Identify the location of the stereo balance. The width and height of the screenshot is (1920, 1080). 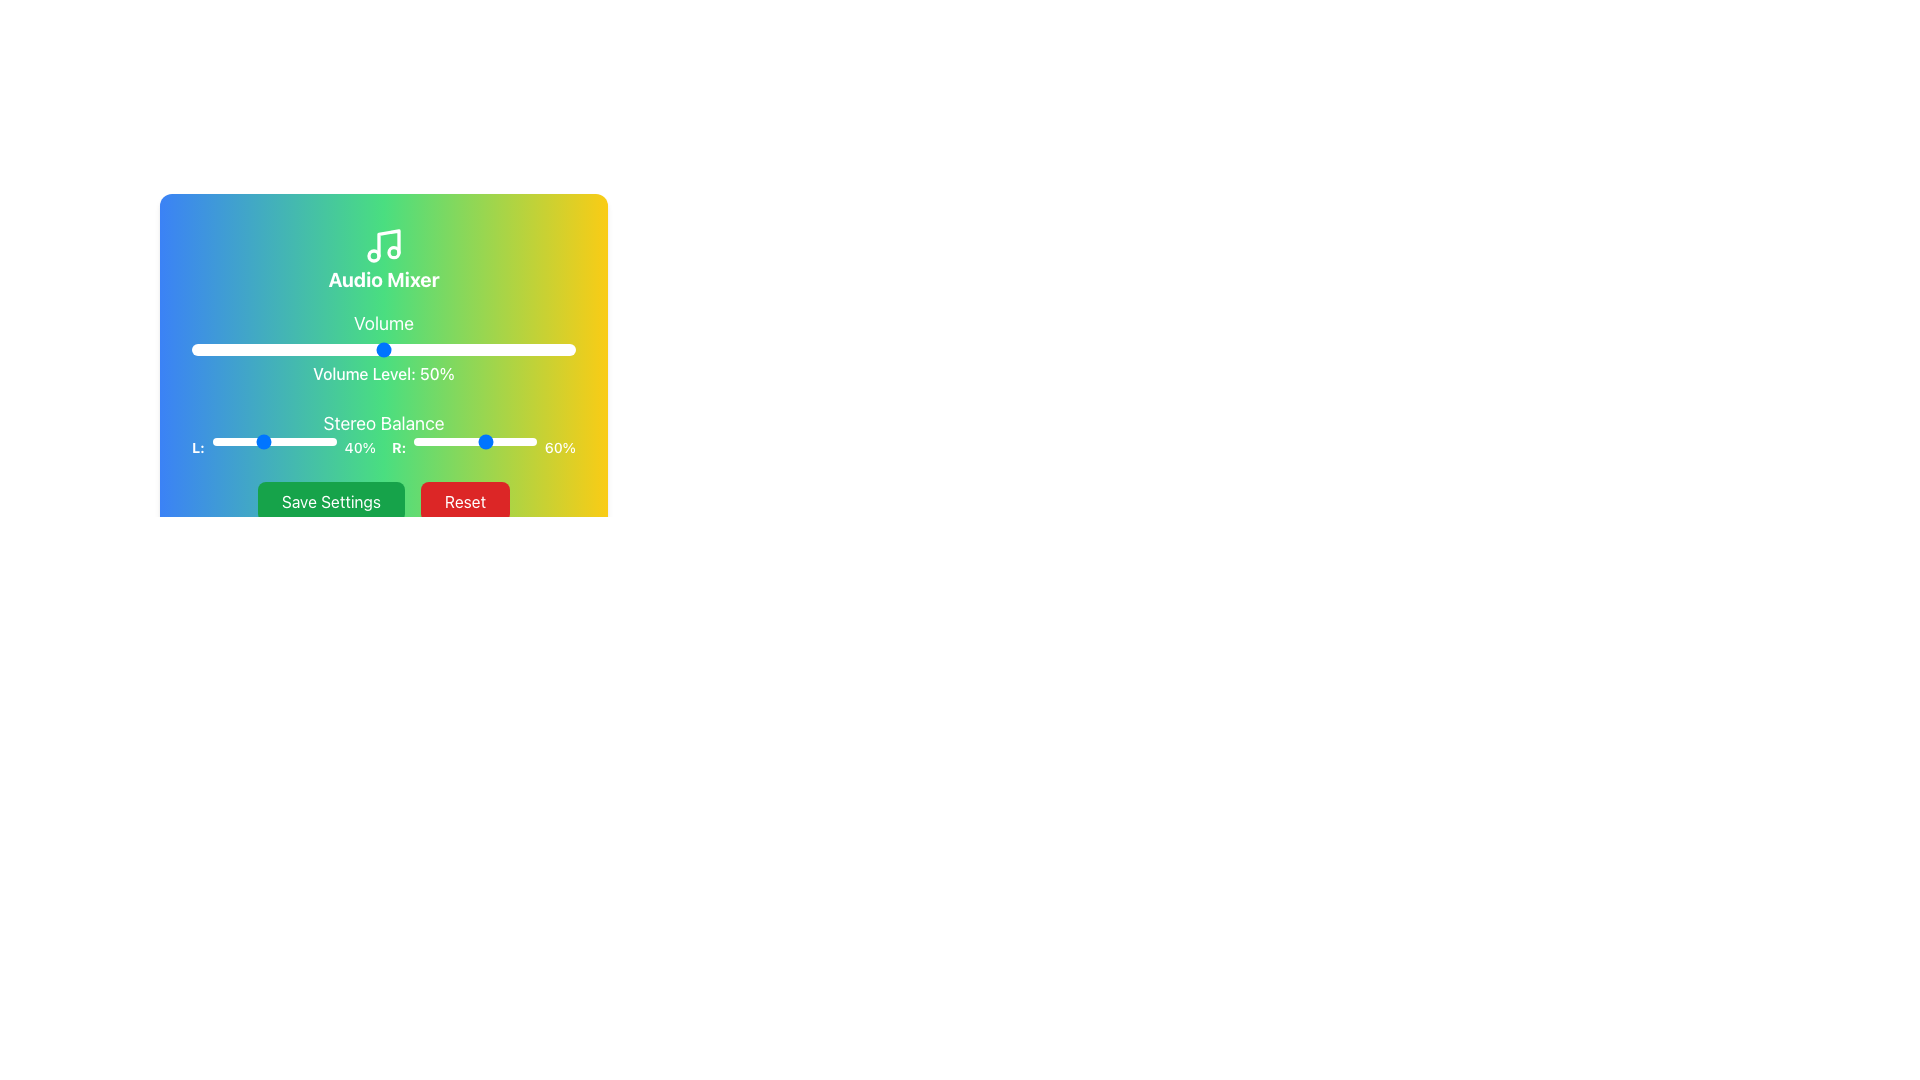
(489, 441).